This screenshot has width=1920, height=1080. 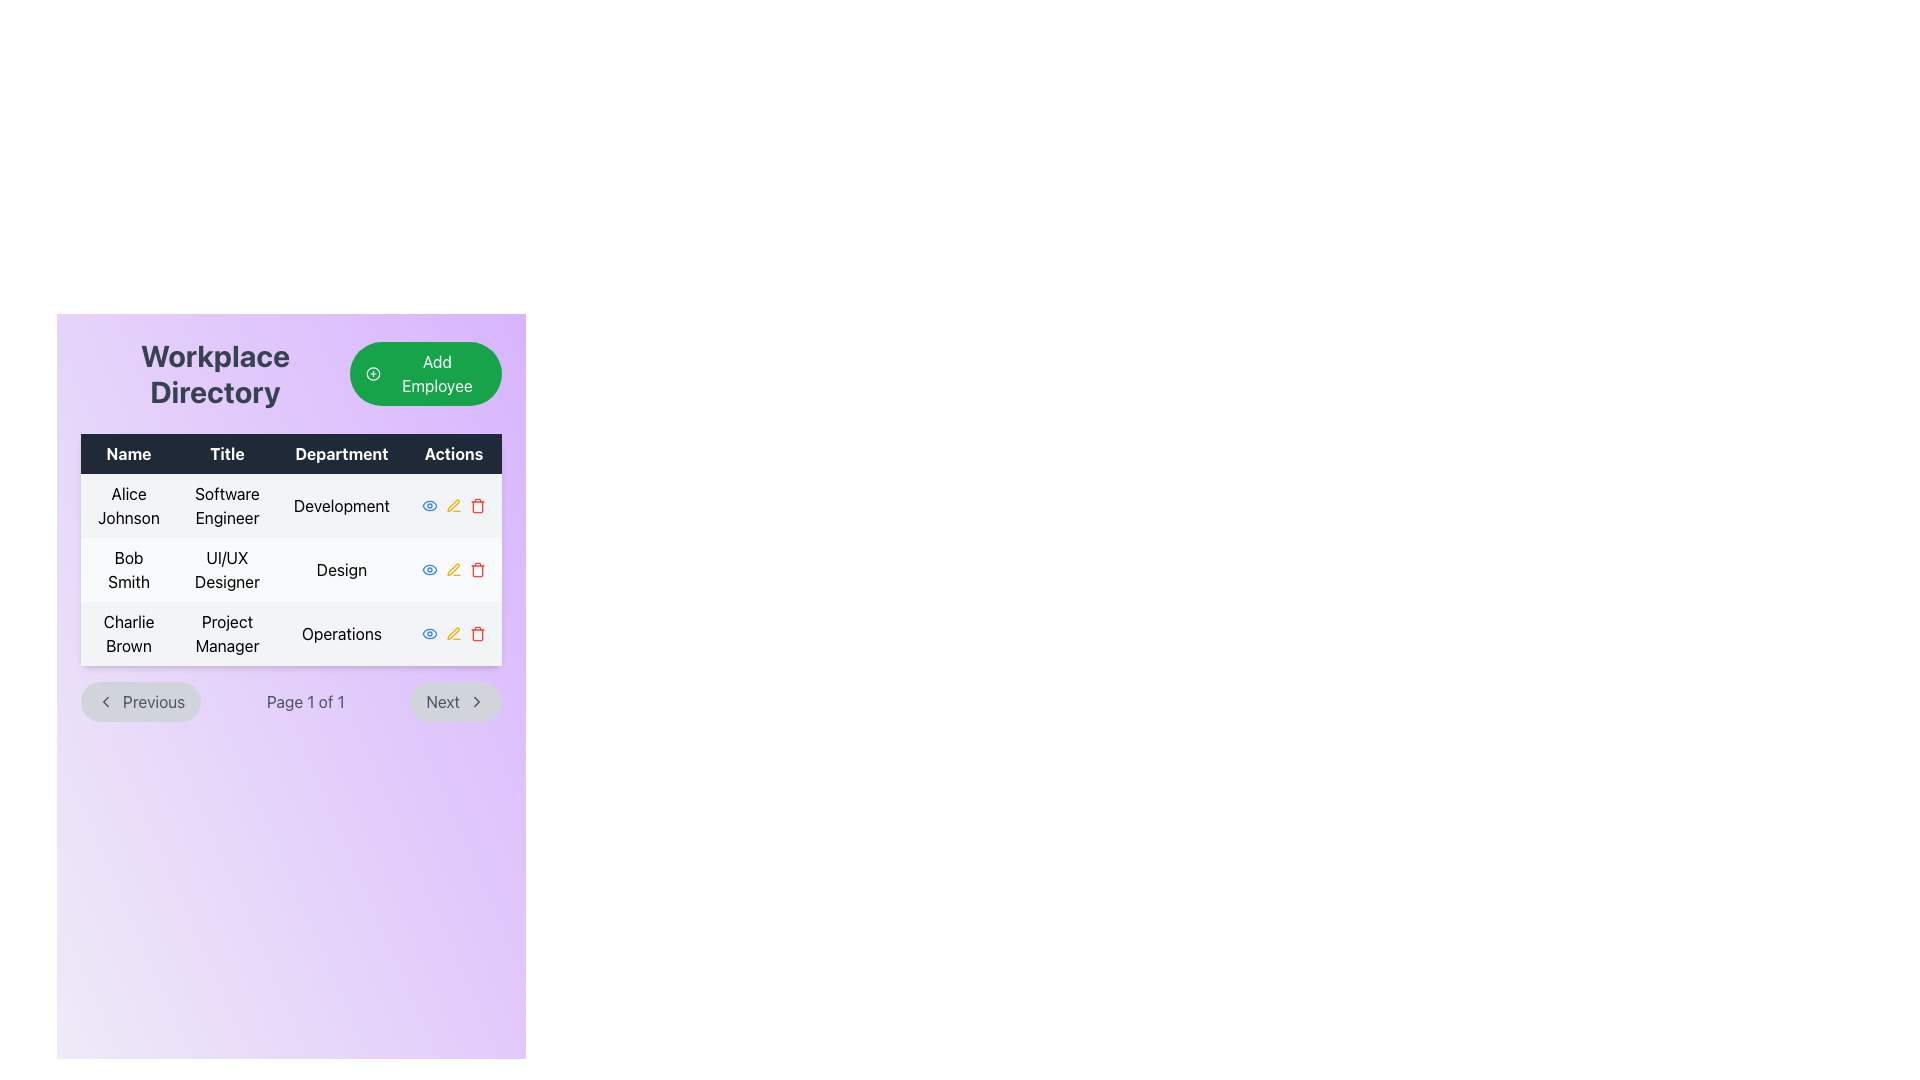 I want to click on the static text label displaying 'Operations' in the Department column of the table for Charlie Brown, so click(x=341, y=633).